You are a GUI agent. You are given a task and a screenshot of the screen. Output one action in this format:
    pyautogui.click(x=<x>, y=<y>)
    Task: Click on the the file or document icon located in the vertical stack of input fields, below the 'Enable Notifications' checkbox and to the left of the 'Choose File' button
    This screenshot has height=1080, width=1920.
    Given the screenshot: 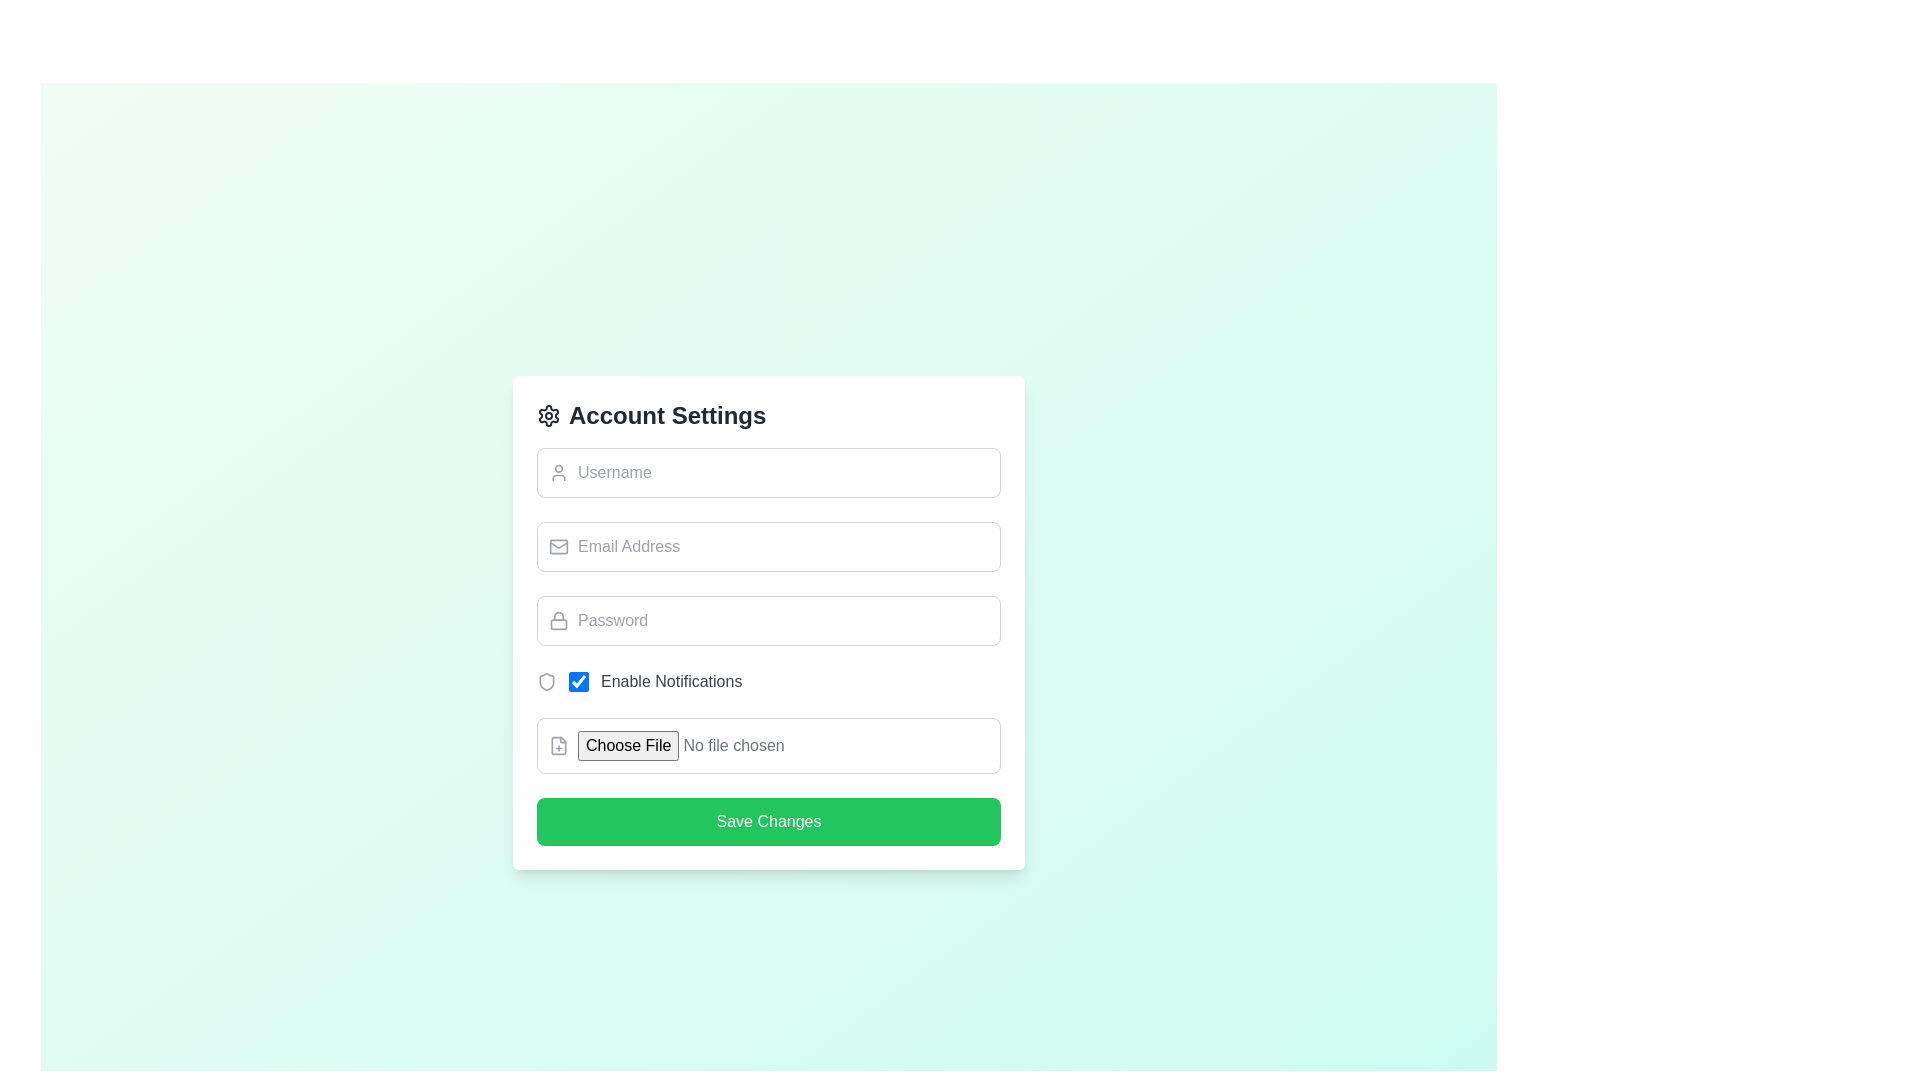 What is the action you would take?
    pyautogui.click(x=558, y=745)
    